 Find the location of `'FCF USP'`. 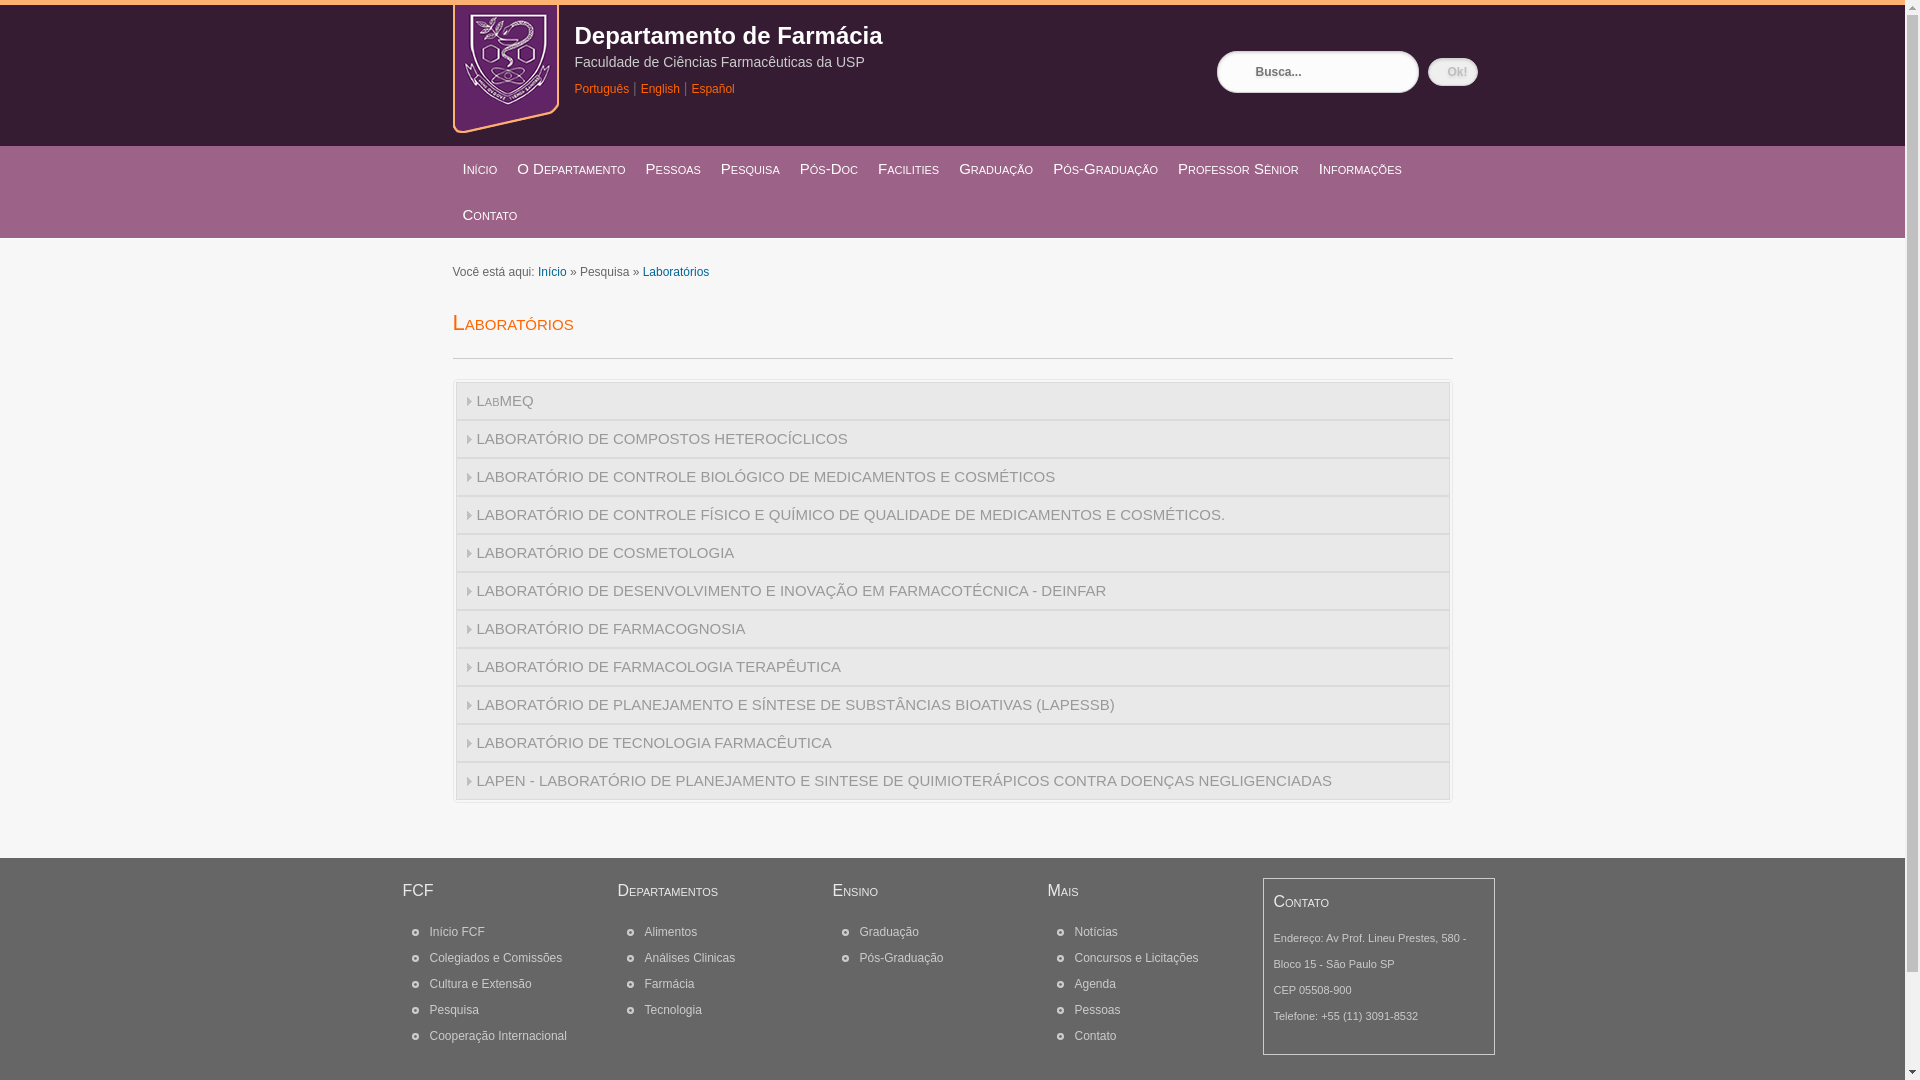

'FCF USP' is located at coordinates (504, 127).